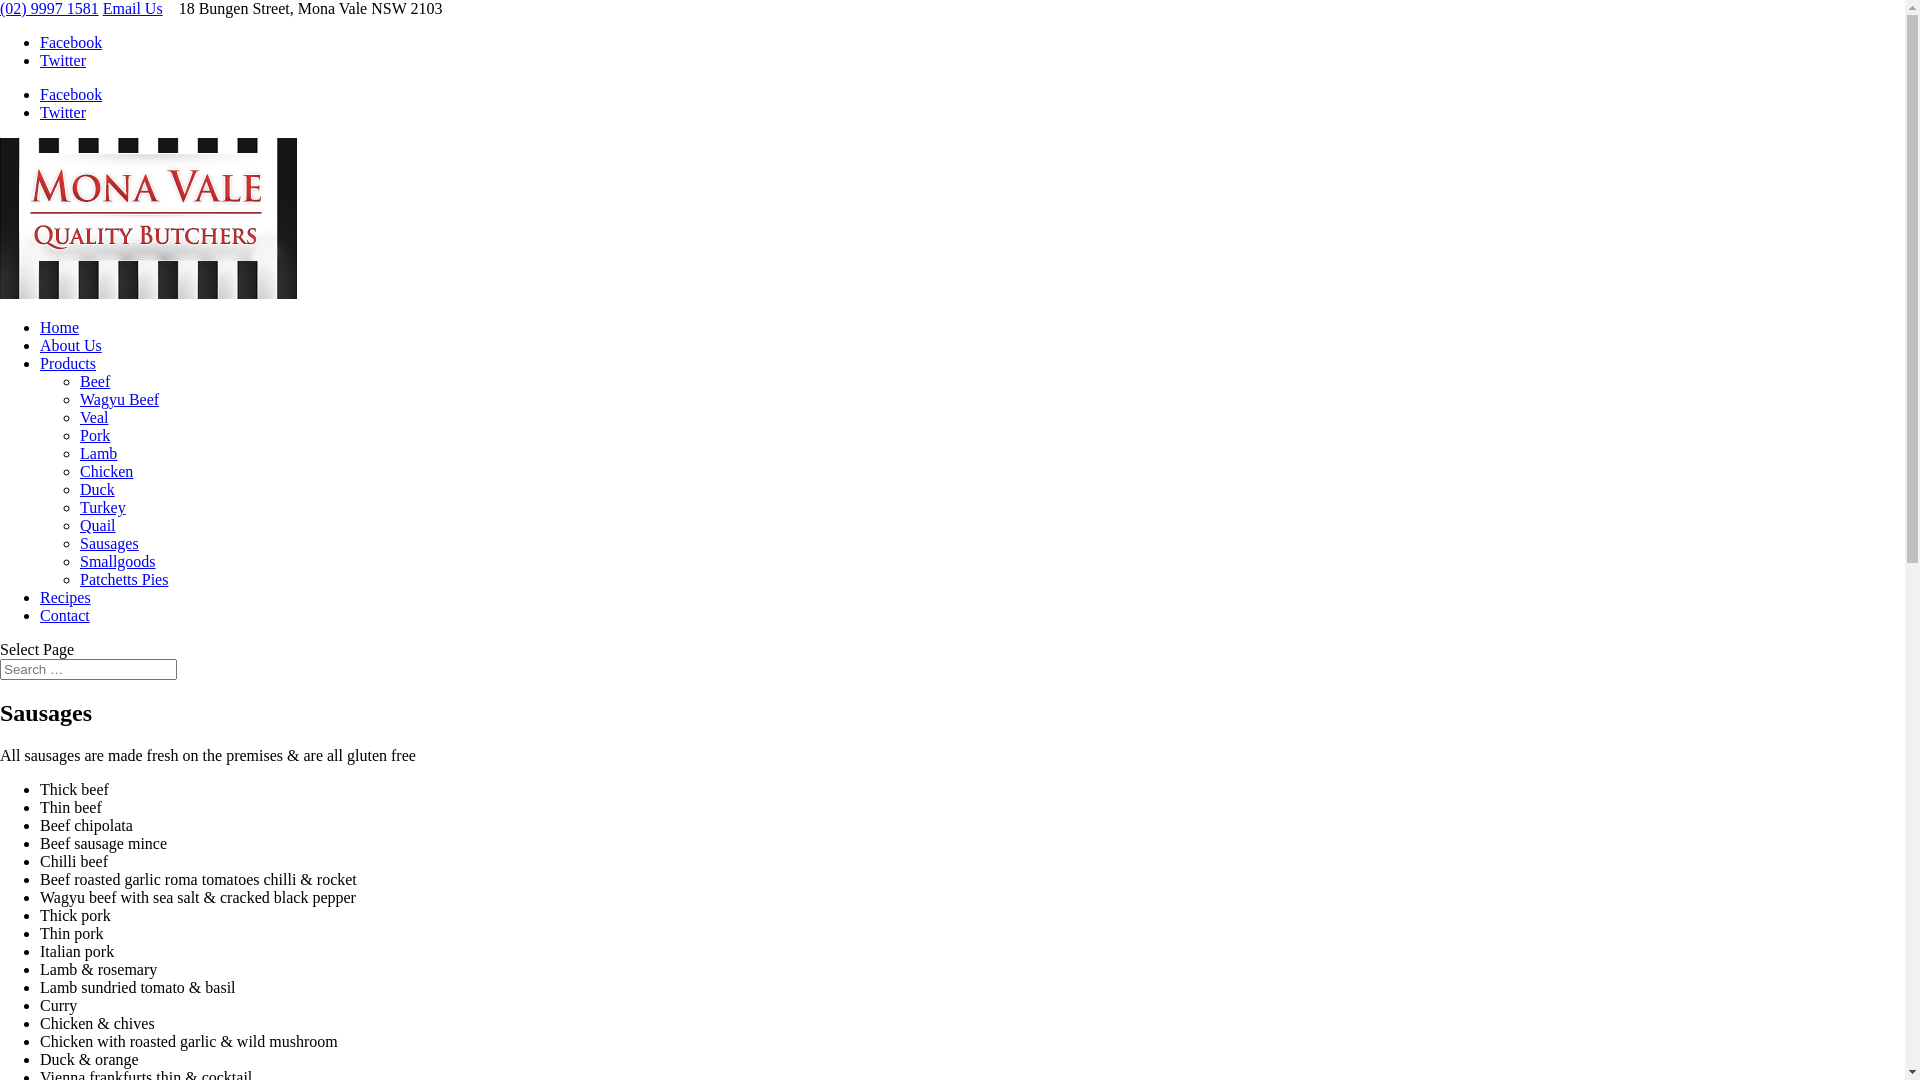 The width and height of the screenshot is (1920, 1080). What do you see at coordinates (65, 614) in the screenshot?
I see `'Contact'` at bounding box center [65, 614].